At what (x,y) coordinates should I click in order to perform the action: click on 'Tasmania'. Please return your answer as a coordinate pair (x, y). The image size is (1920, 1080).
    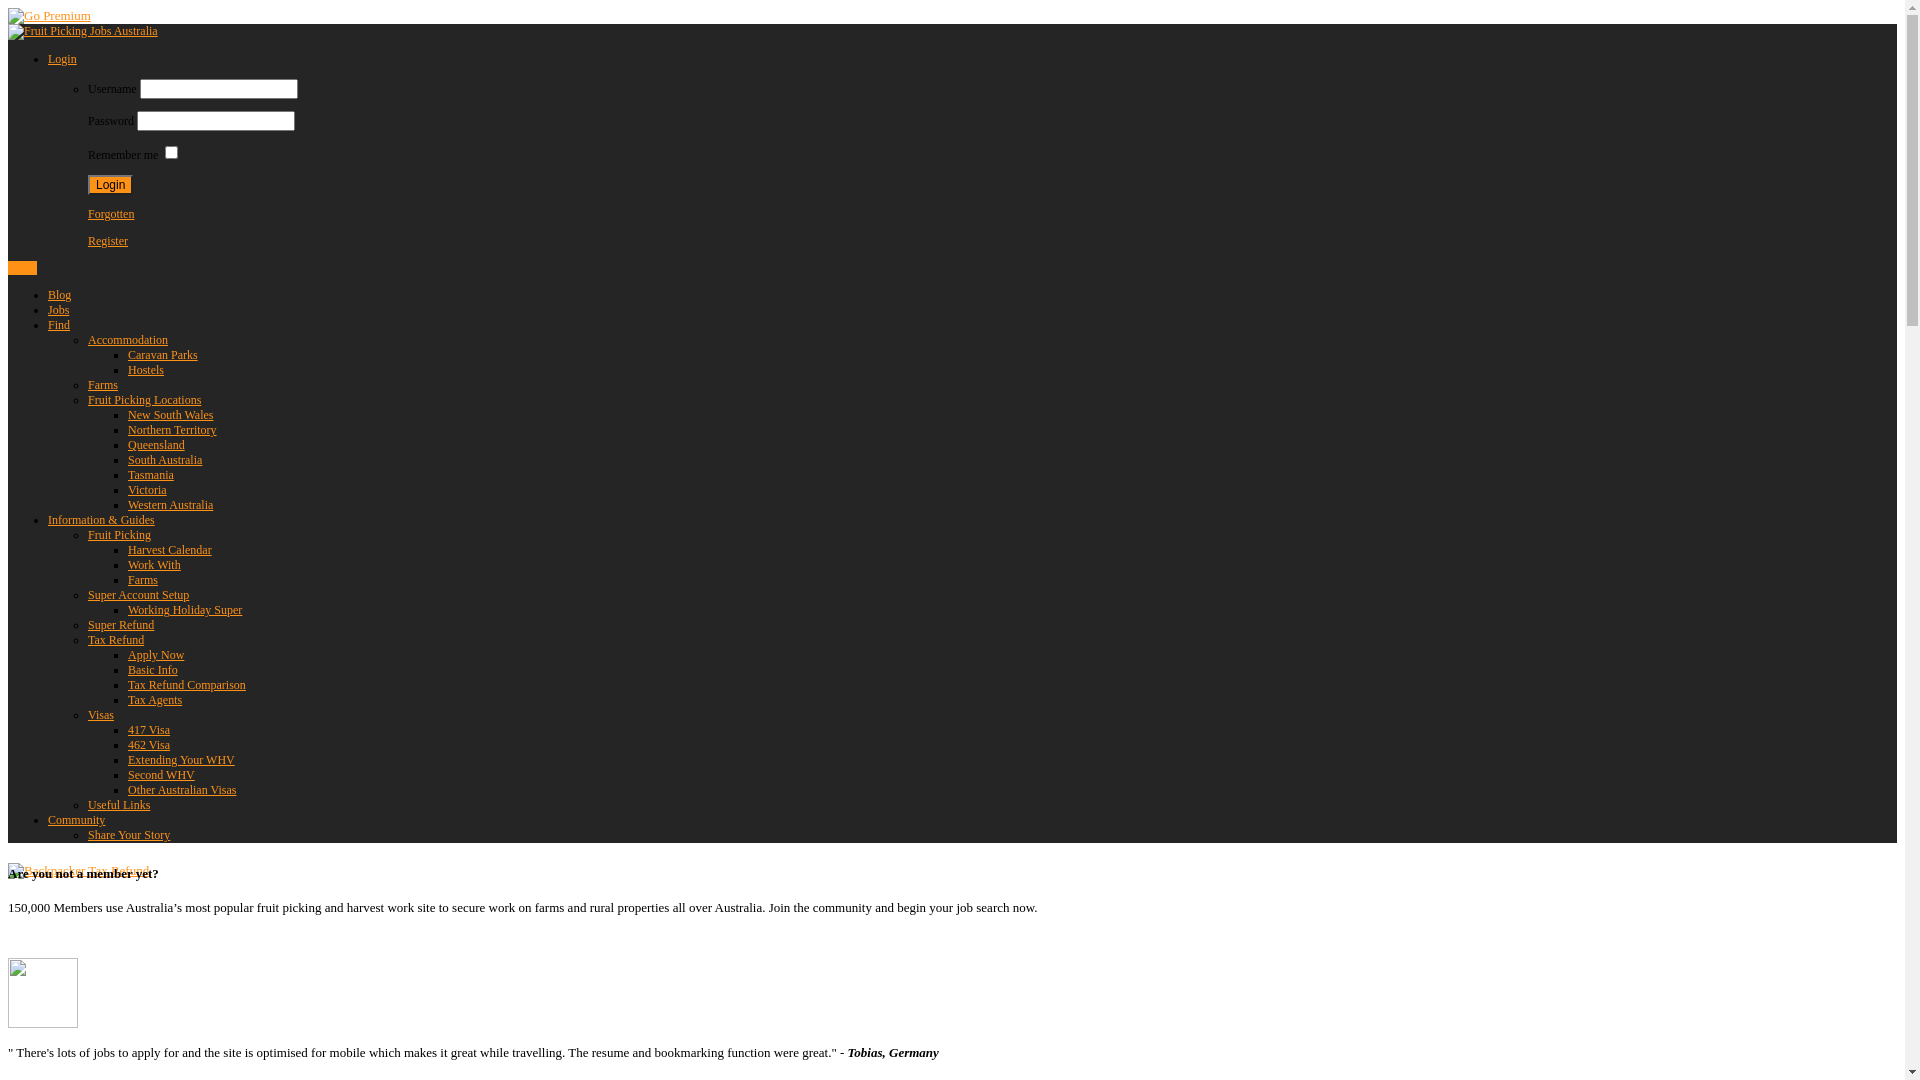
    Looking at the image, I should click on (149, 474).